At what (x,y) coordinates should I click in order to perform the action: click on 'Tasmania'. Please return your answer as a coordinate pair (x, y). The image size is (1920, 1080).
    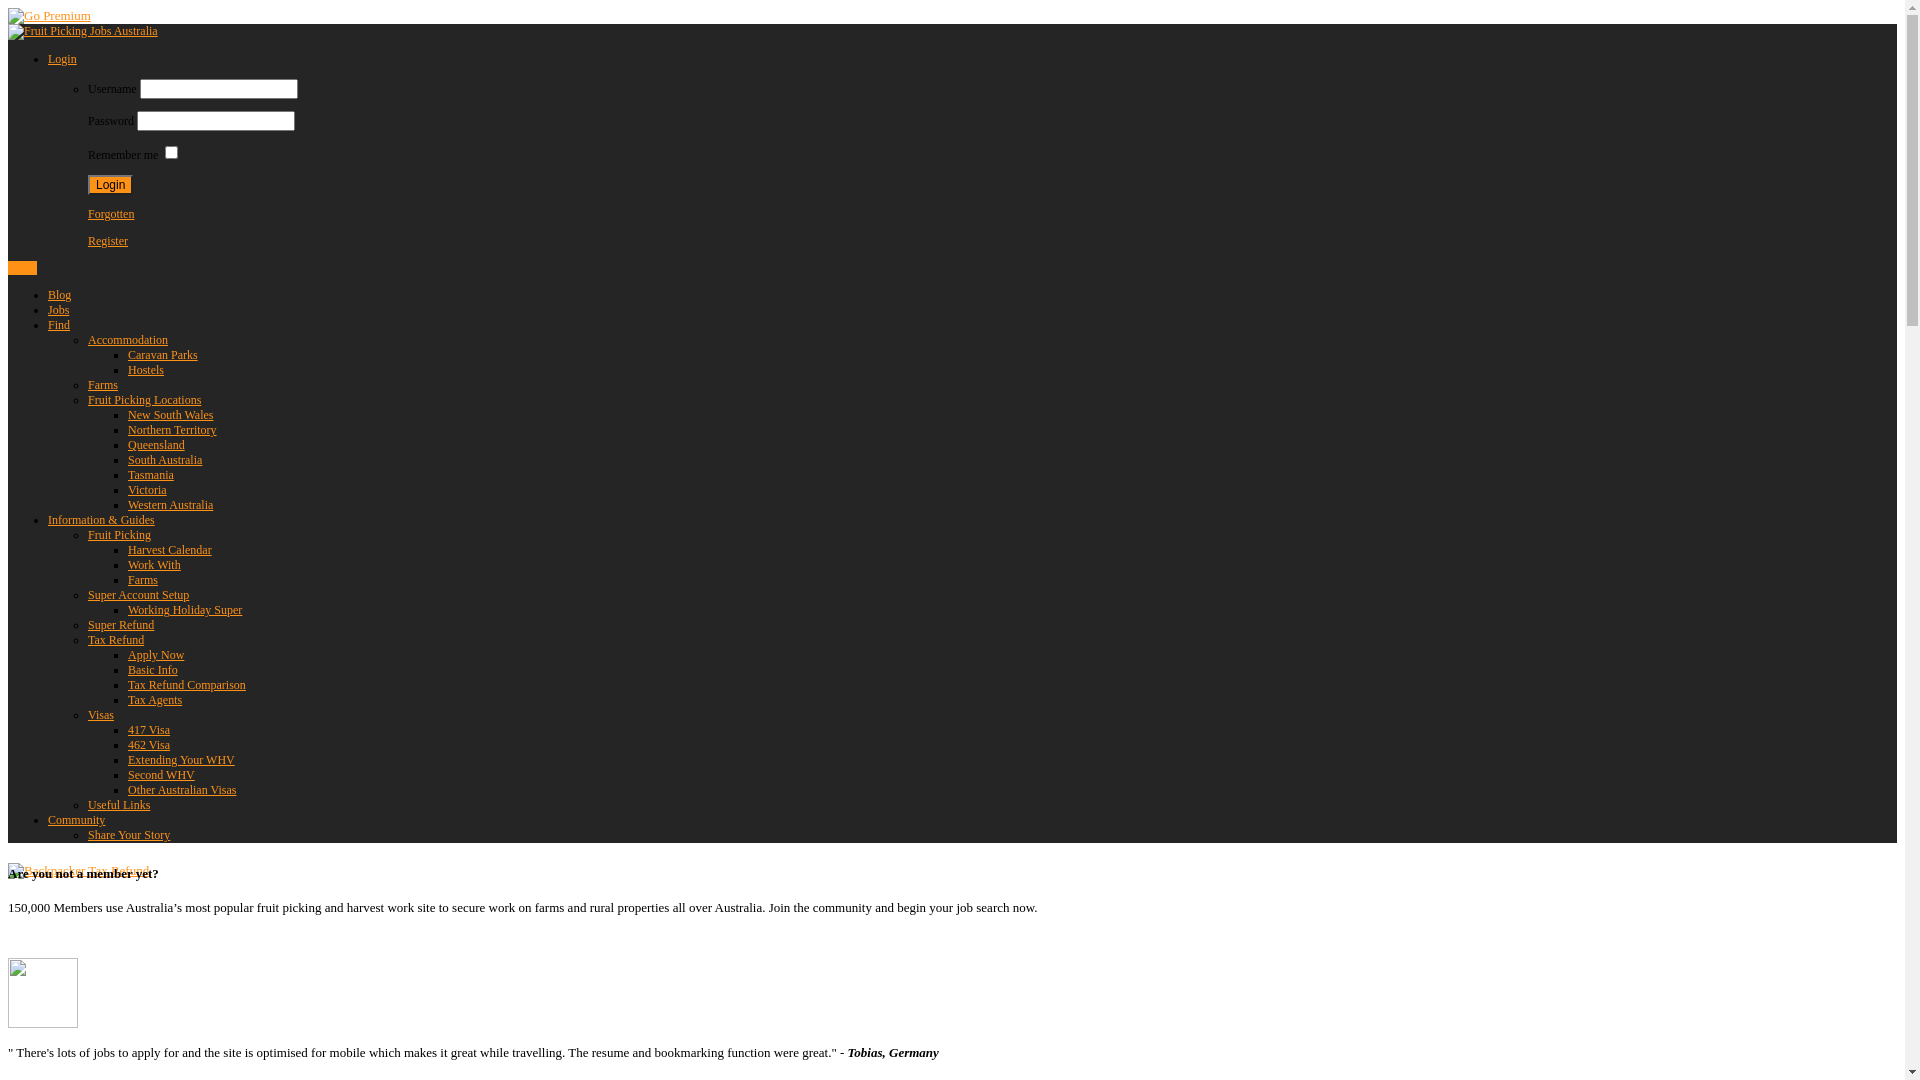
    Looking at the image, I should click on (149, 474).